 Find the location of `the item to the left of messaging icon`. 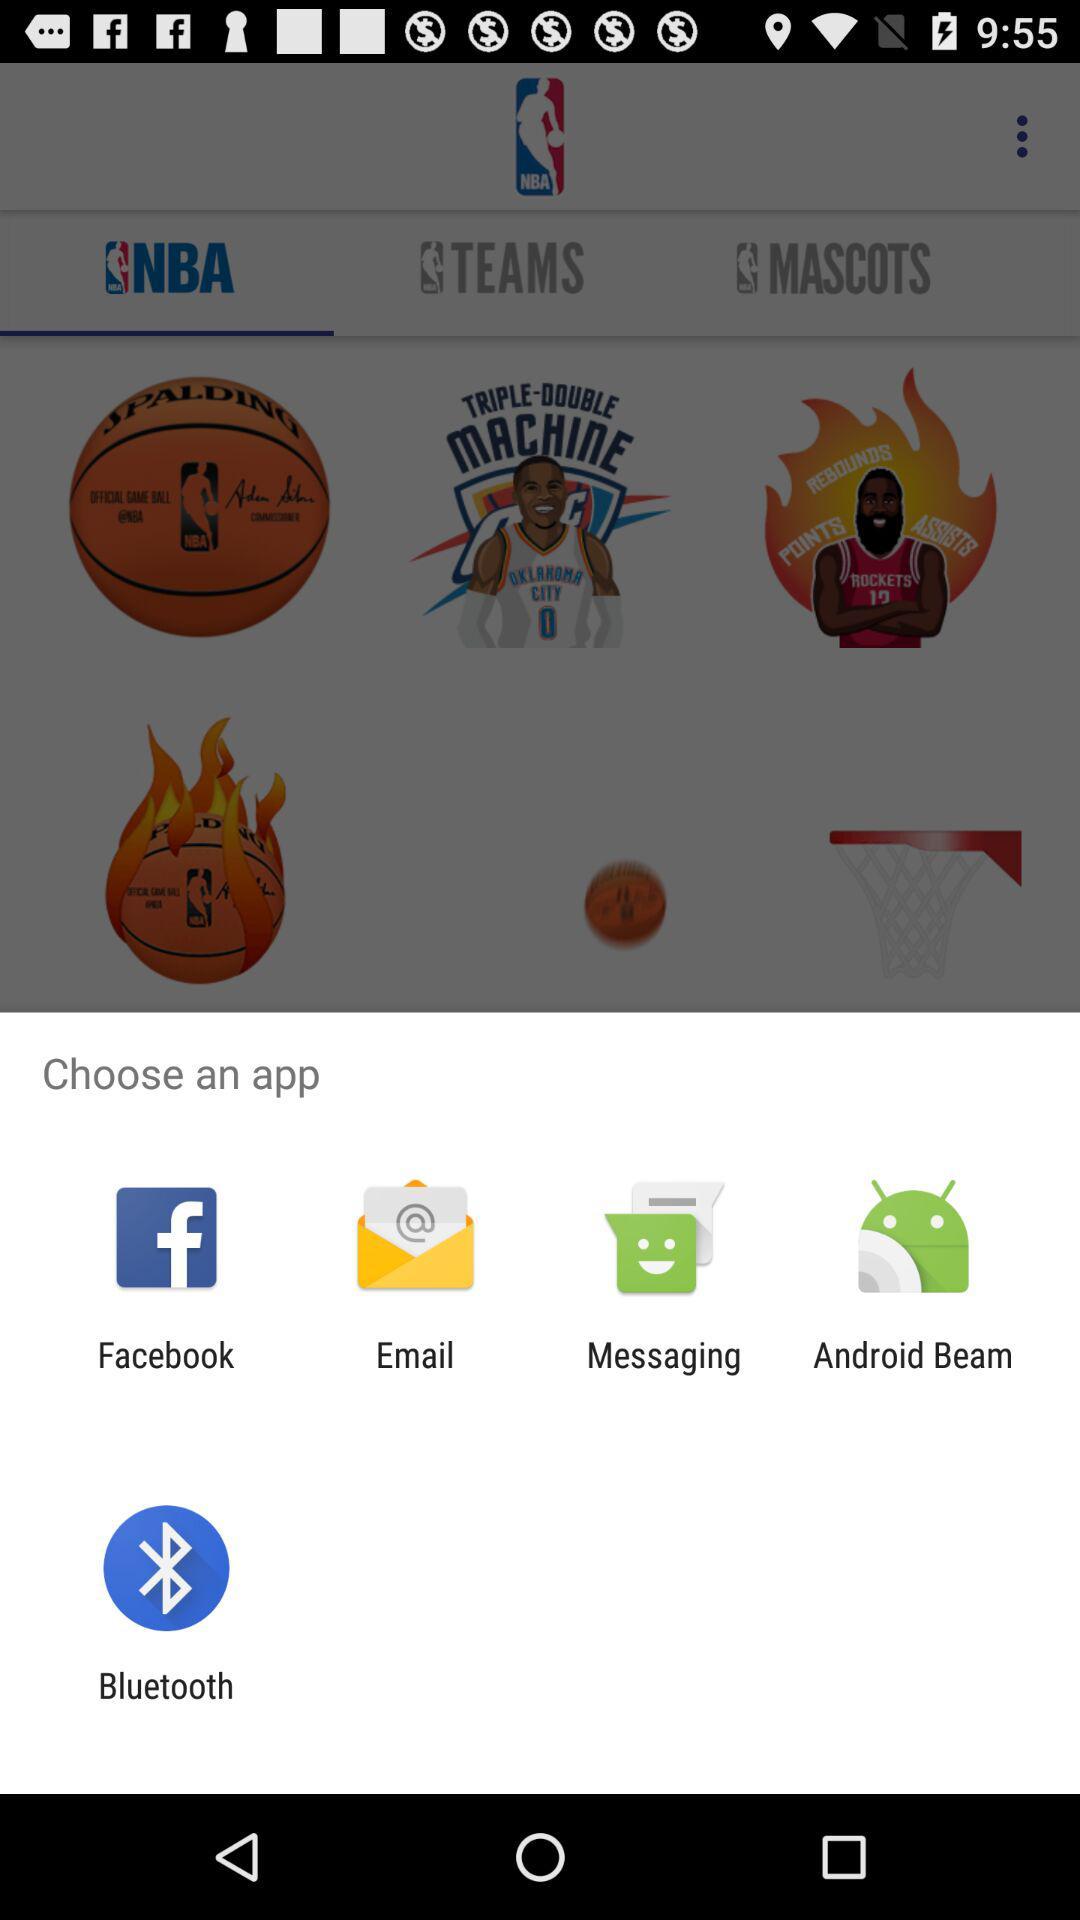

the item to the left of messaging icon is located at coordinates (414, 1374).